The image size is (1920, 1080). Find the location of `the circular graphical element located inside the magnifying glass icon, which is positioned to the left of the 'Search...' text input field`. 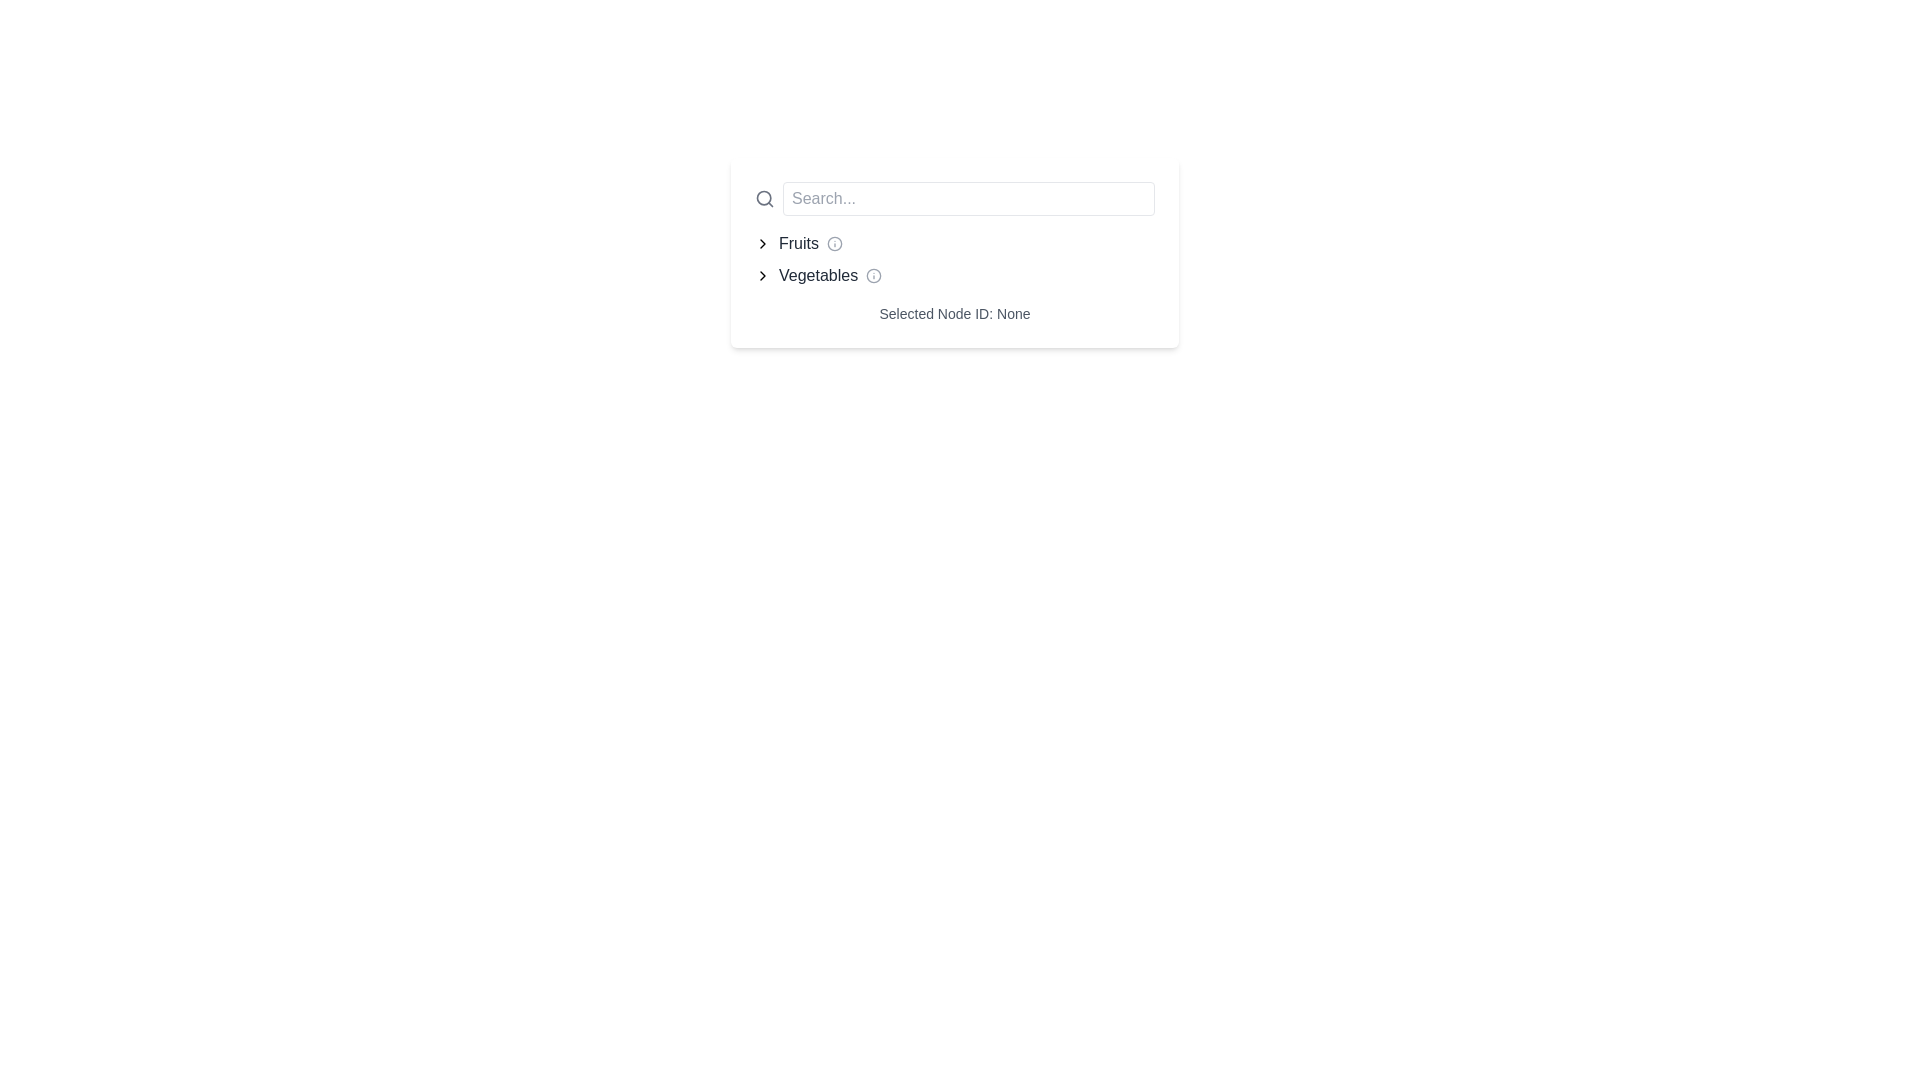

the circular graphical element located inside the magnifying glass icon, which is positioned to the left of the 'Search...' text input field is located at coordinates (763, 198).